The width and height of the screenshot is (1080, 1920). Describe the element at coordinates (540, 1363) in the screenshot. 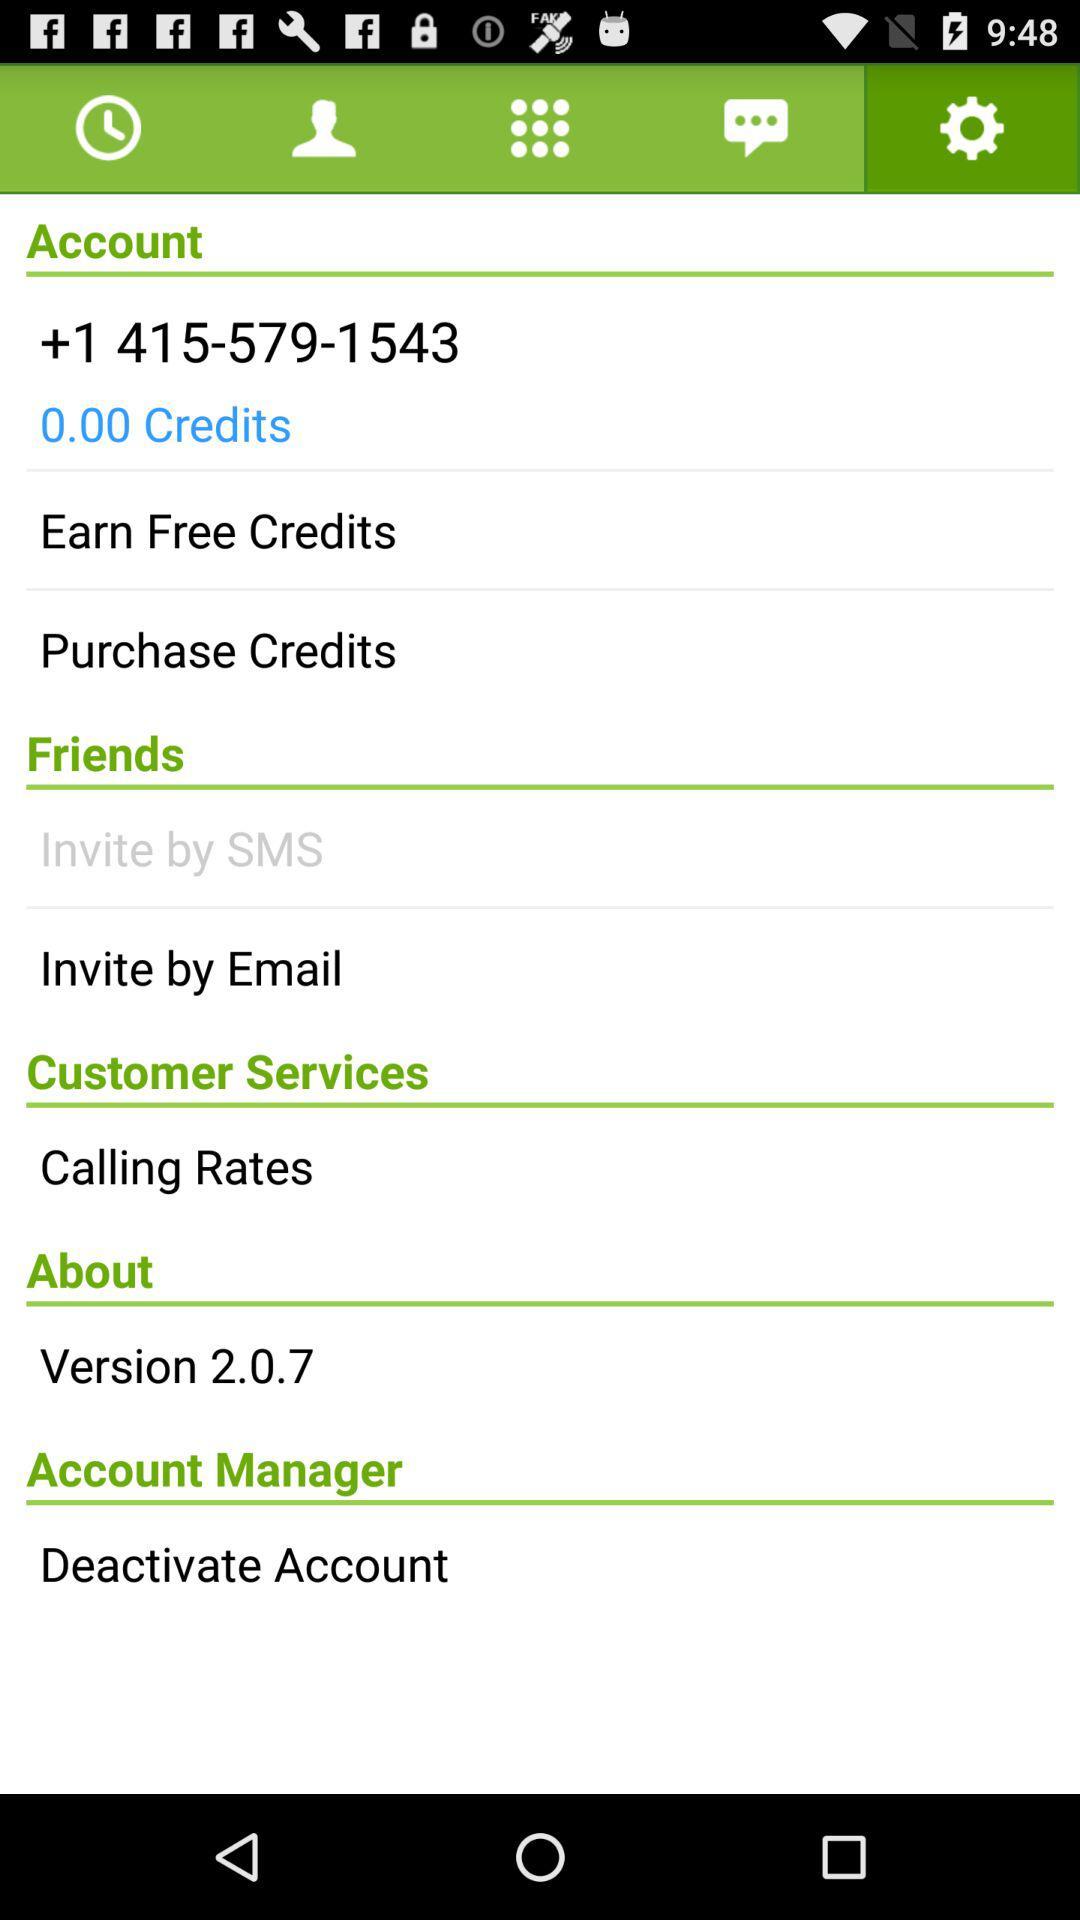

I see `version 2 0 item` at that location.